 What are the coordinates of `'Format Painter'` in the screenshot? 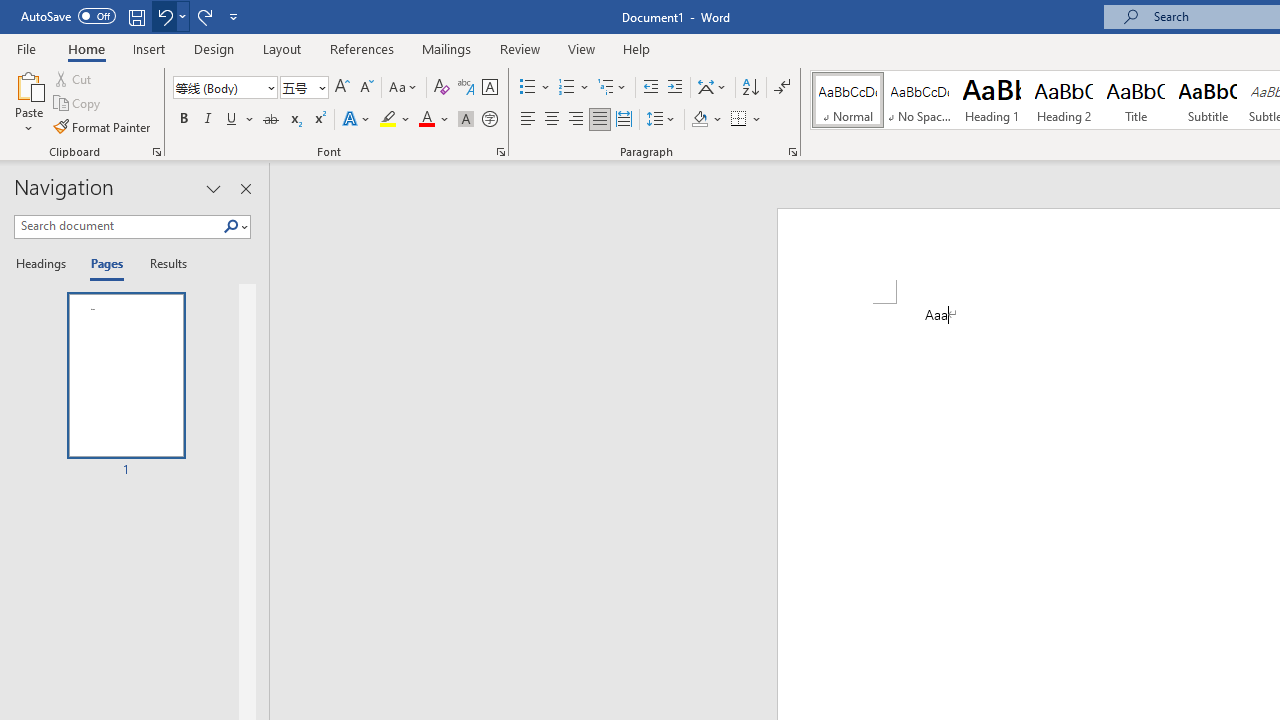 It's located at (102, 127).